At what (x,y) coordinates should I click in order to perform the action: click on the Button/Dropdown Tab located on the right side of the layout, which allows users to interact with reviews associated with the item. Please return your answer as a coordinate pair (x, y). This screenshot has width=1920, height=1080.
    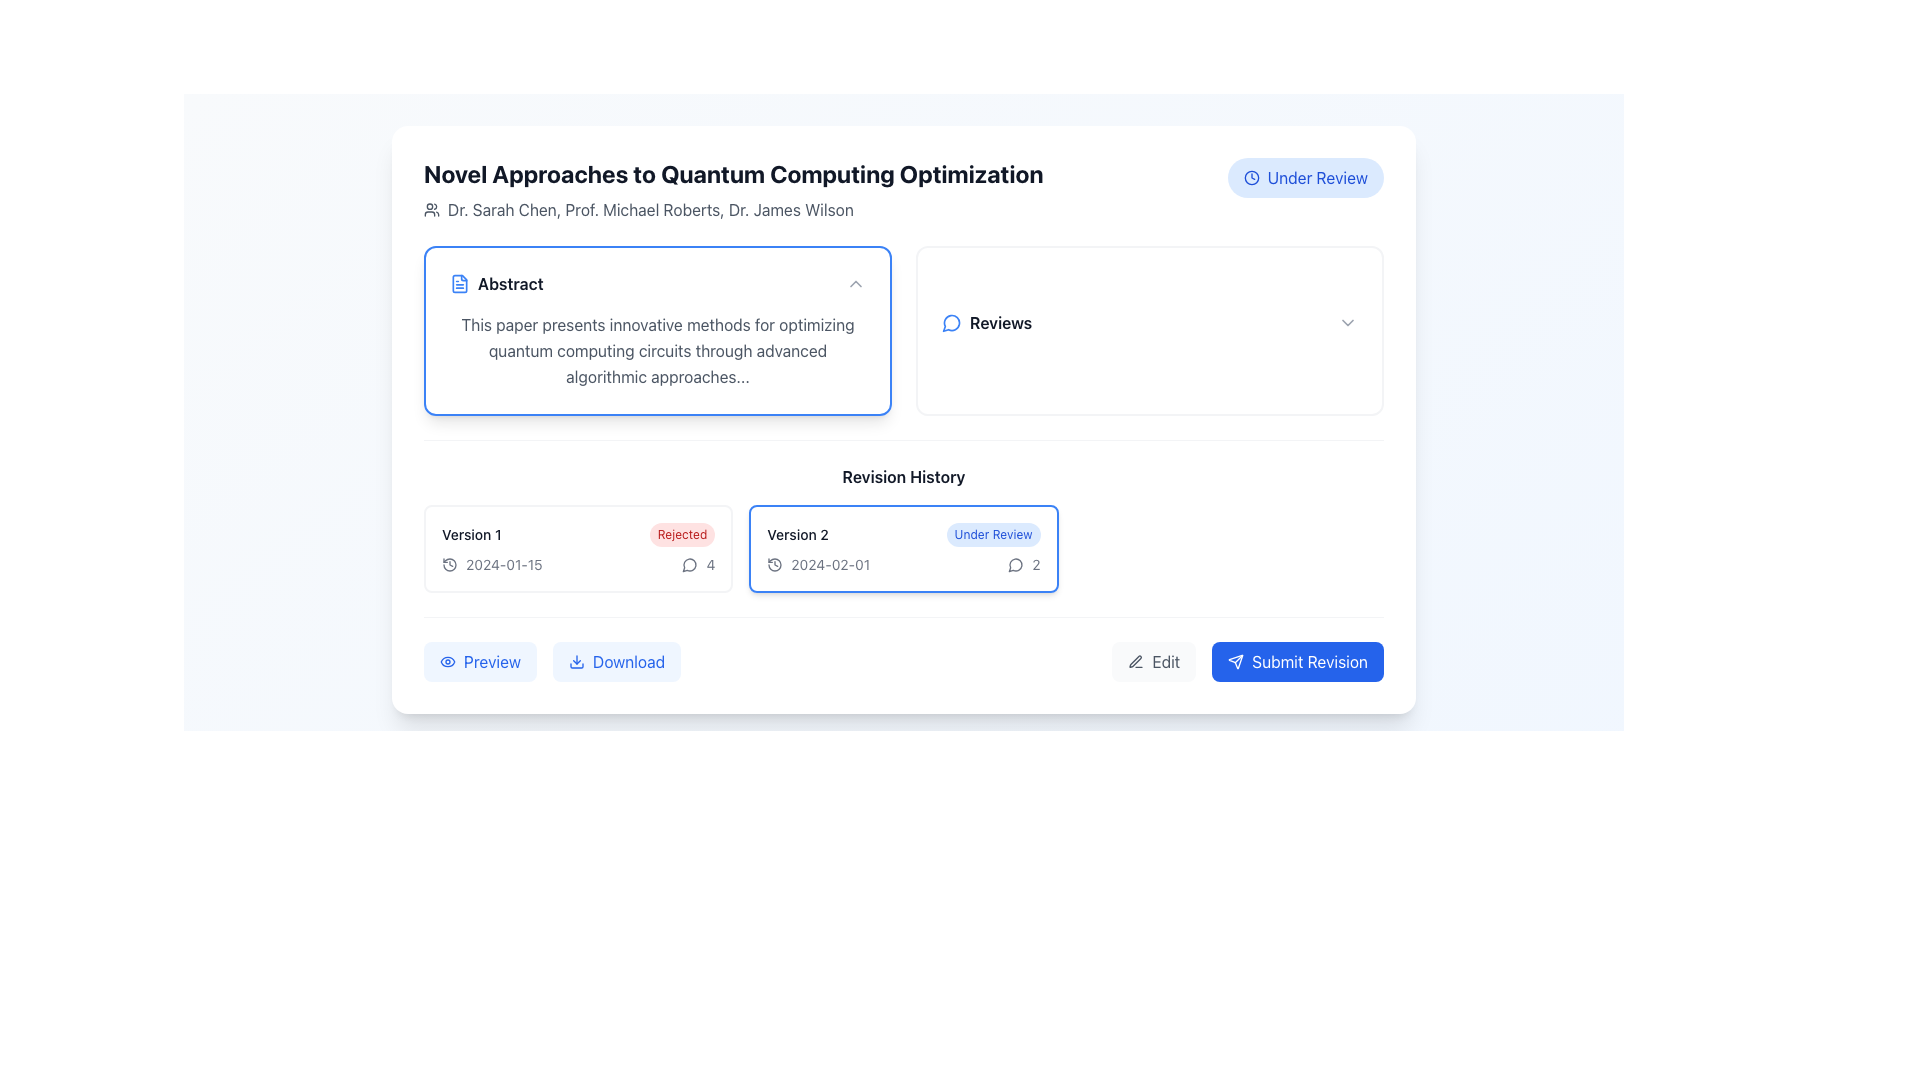
    Looking at the image, I should click on (1150, 330).